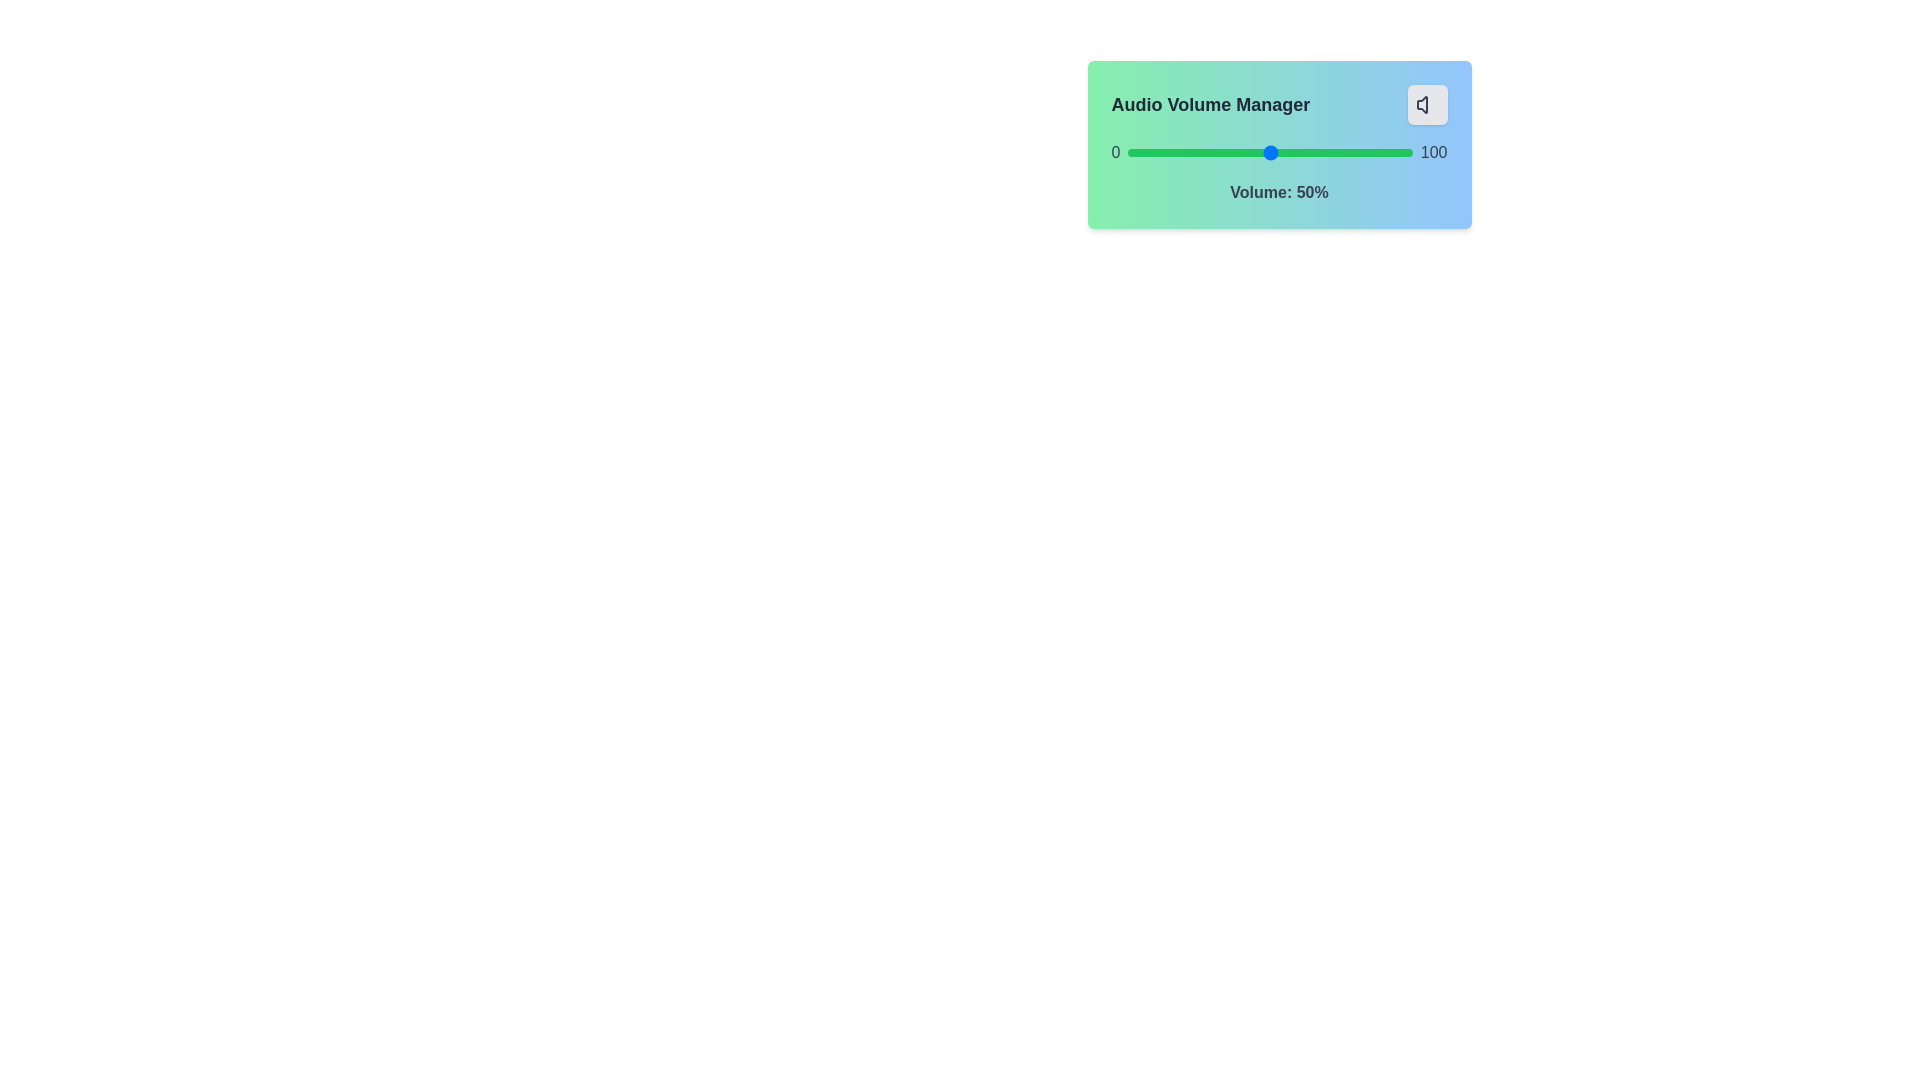  What do you see at coordinates (1134, 152) in the screenshot?
I see `the audio volume` at bounding box center [1134, 152].